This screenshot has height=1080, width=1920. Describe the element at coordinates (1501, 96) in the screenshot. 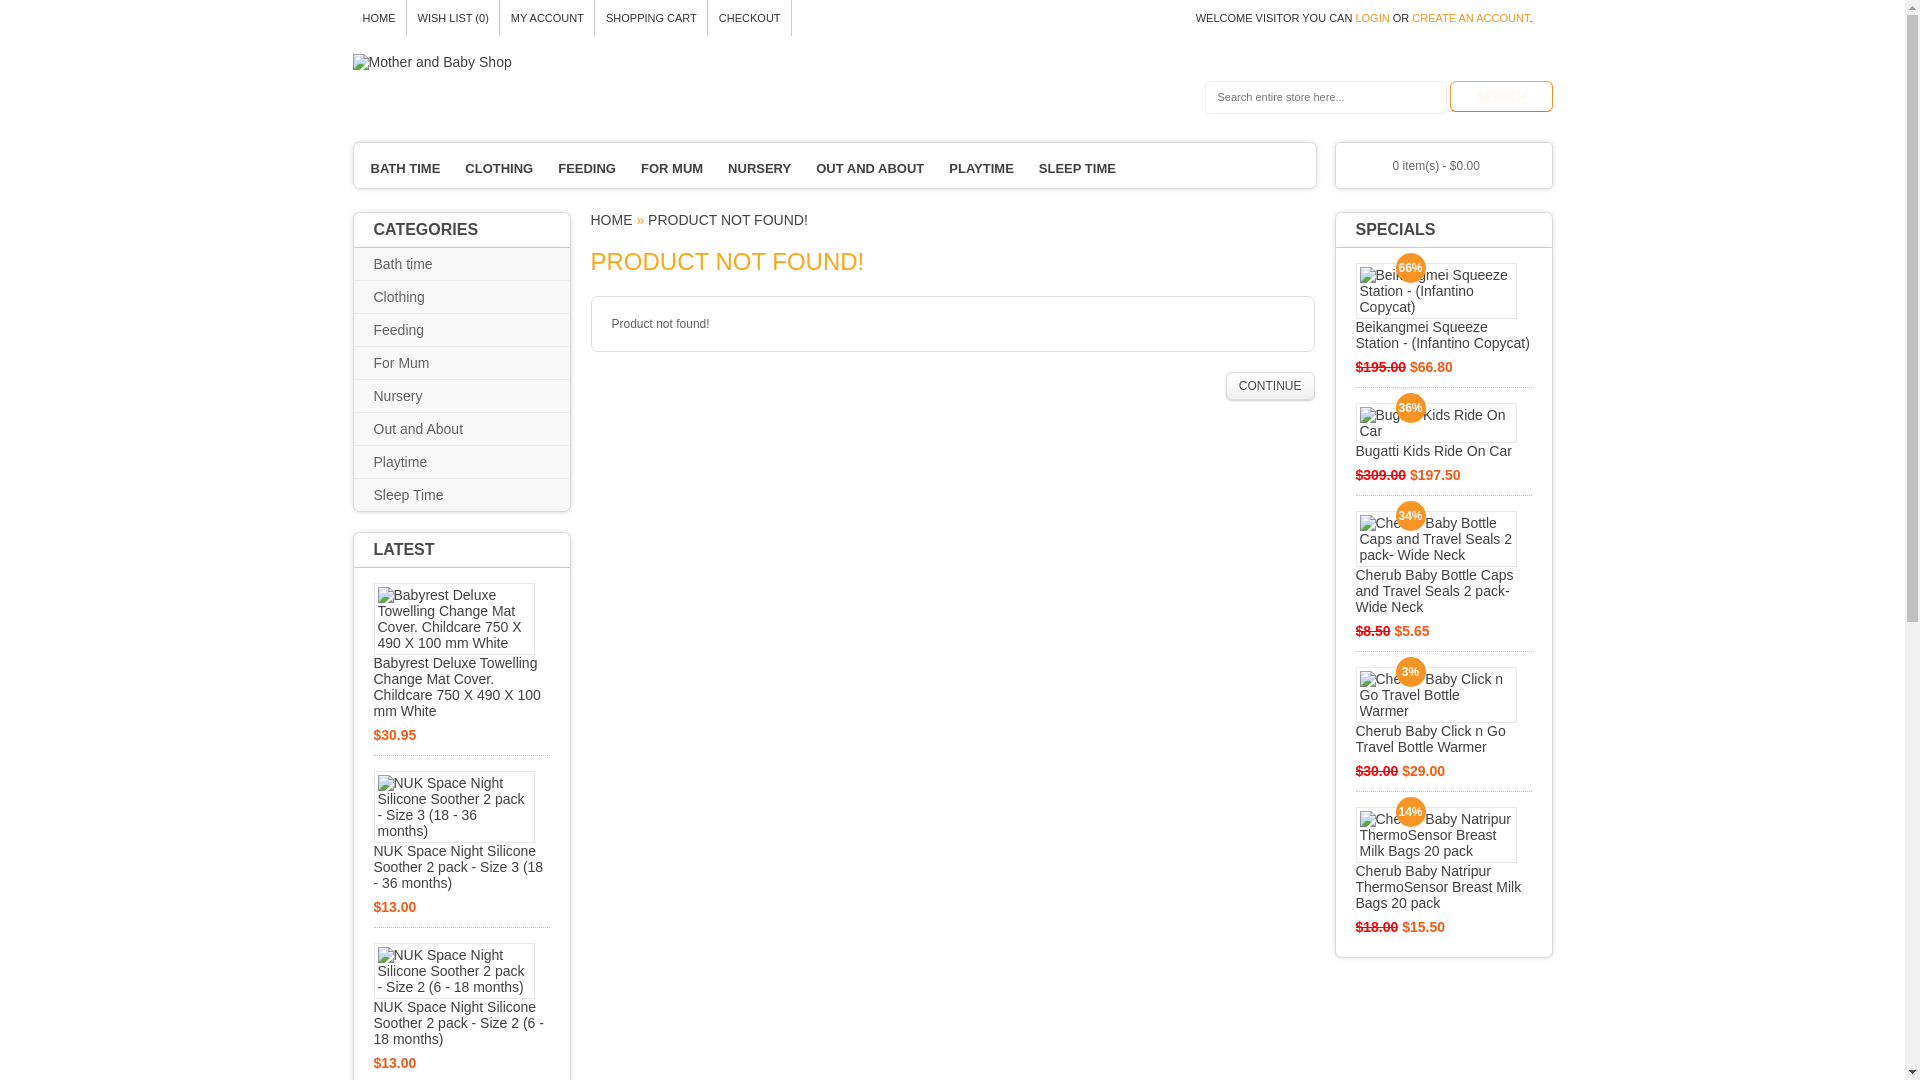

I see `'Search'` at that location.